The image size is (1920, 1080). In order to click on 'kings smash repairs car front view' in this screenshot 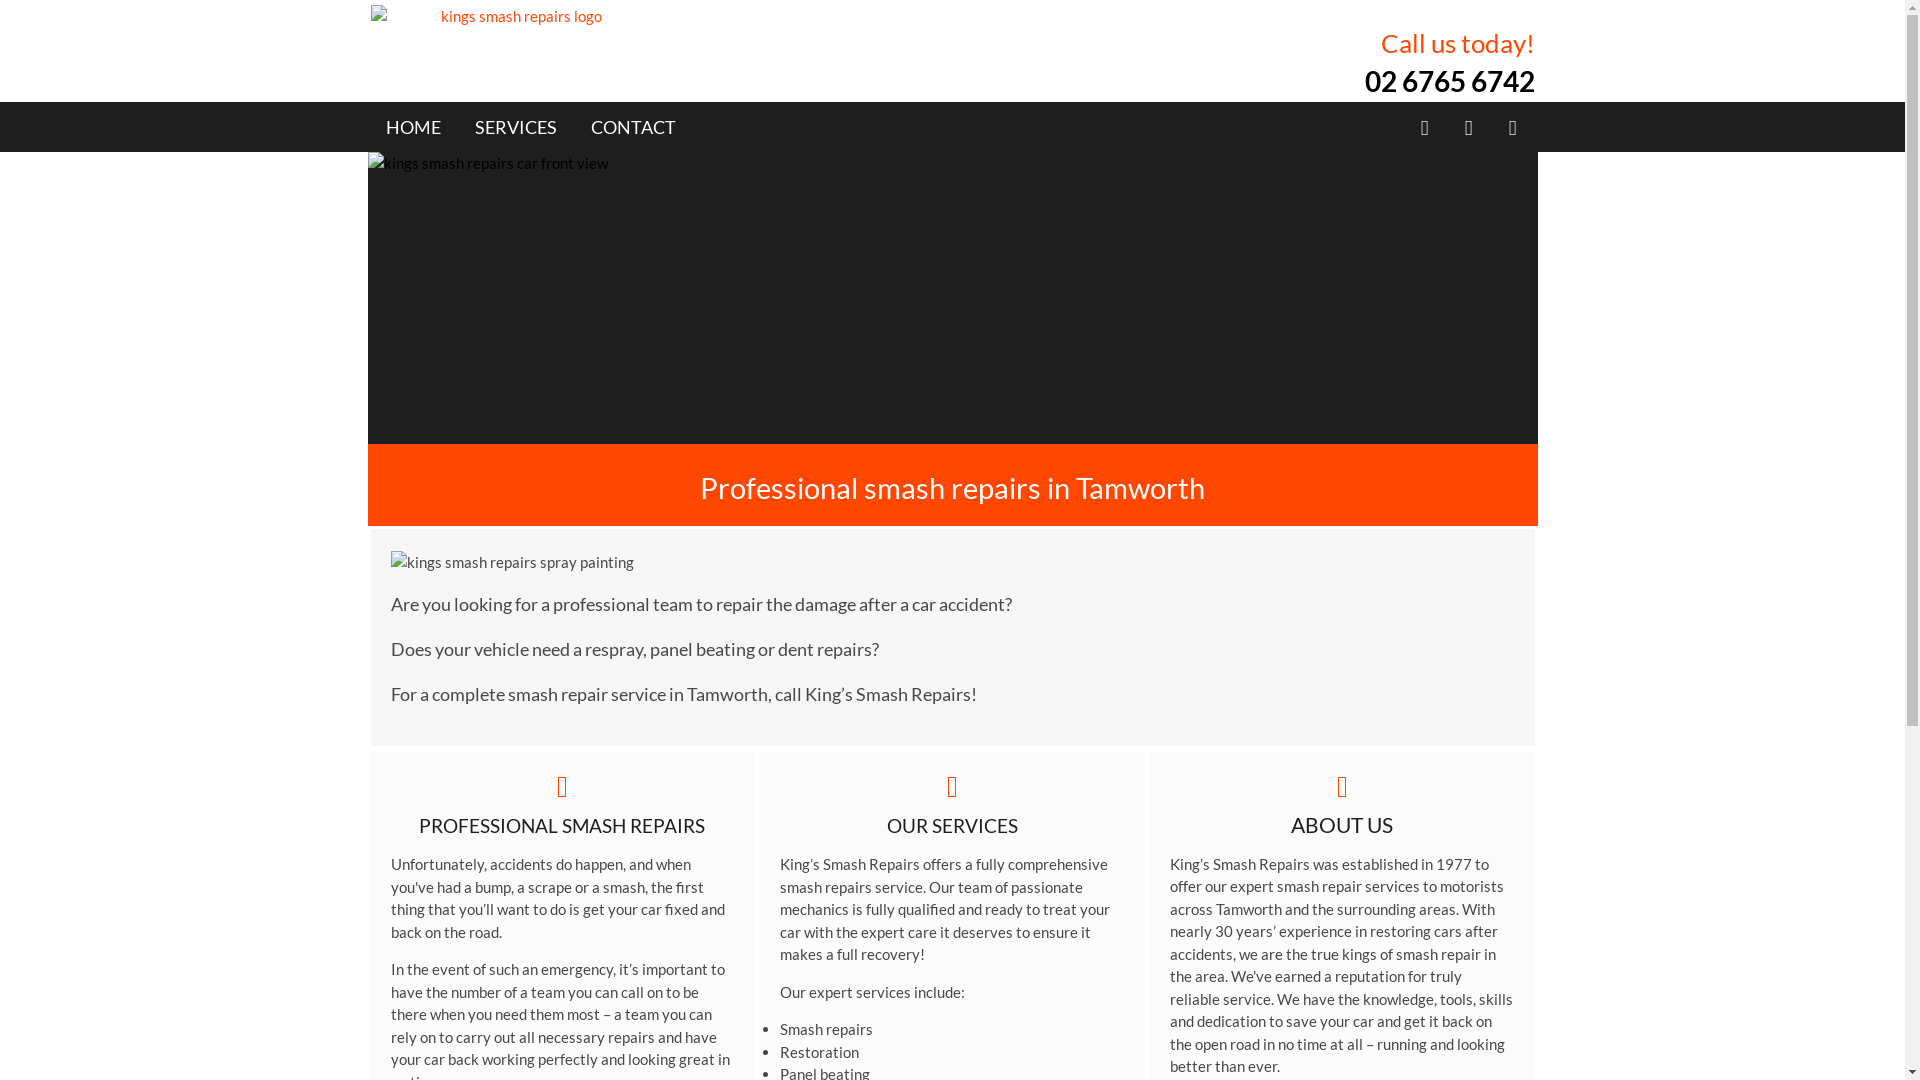, I will do `click(952, 298)`.